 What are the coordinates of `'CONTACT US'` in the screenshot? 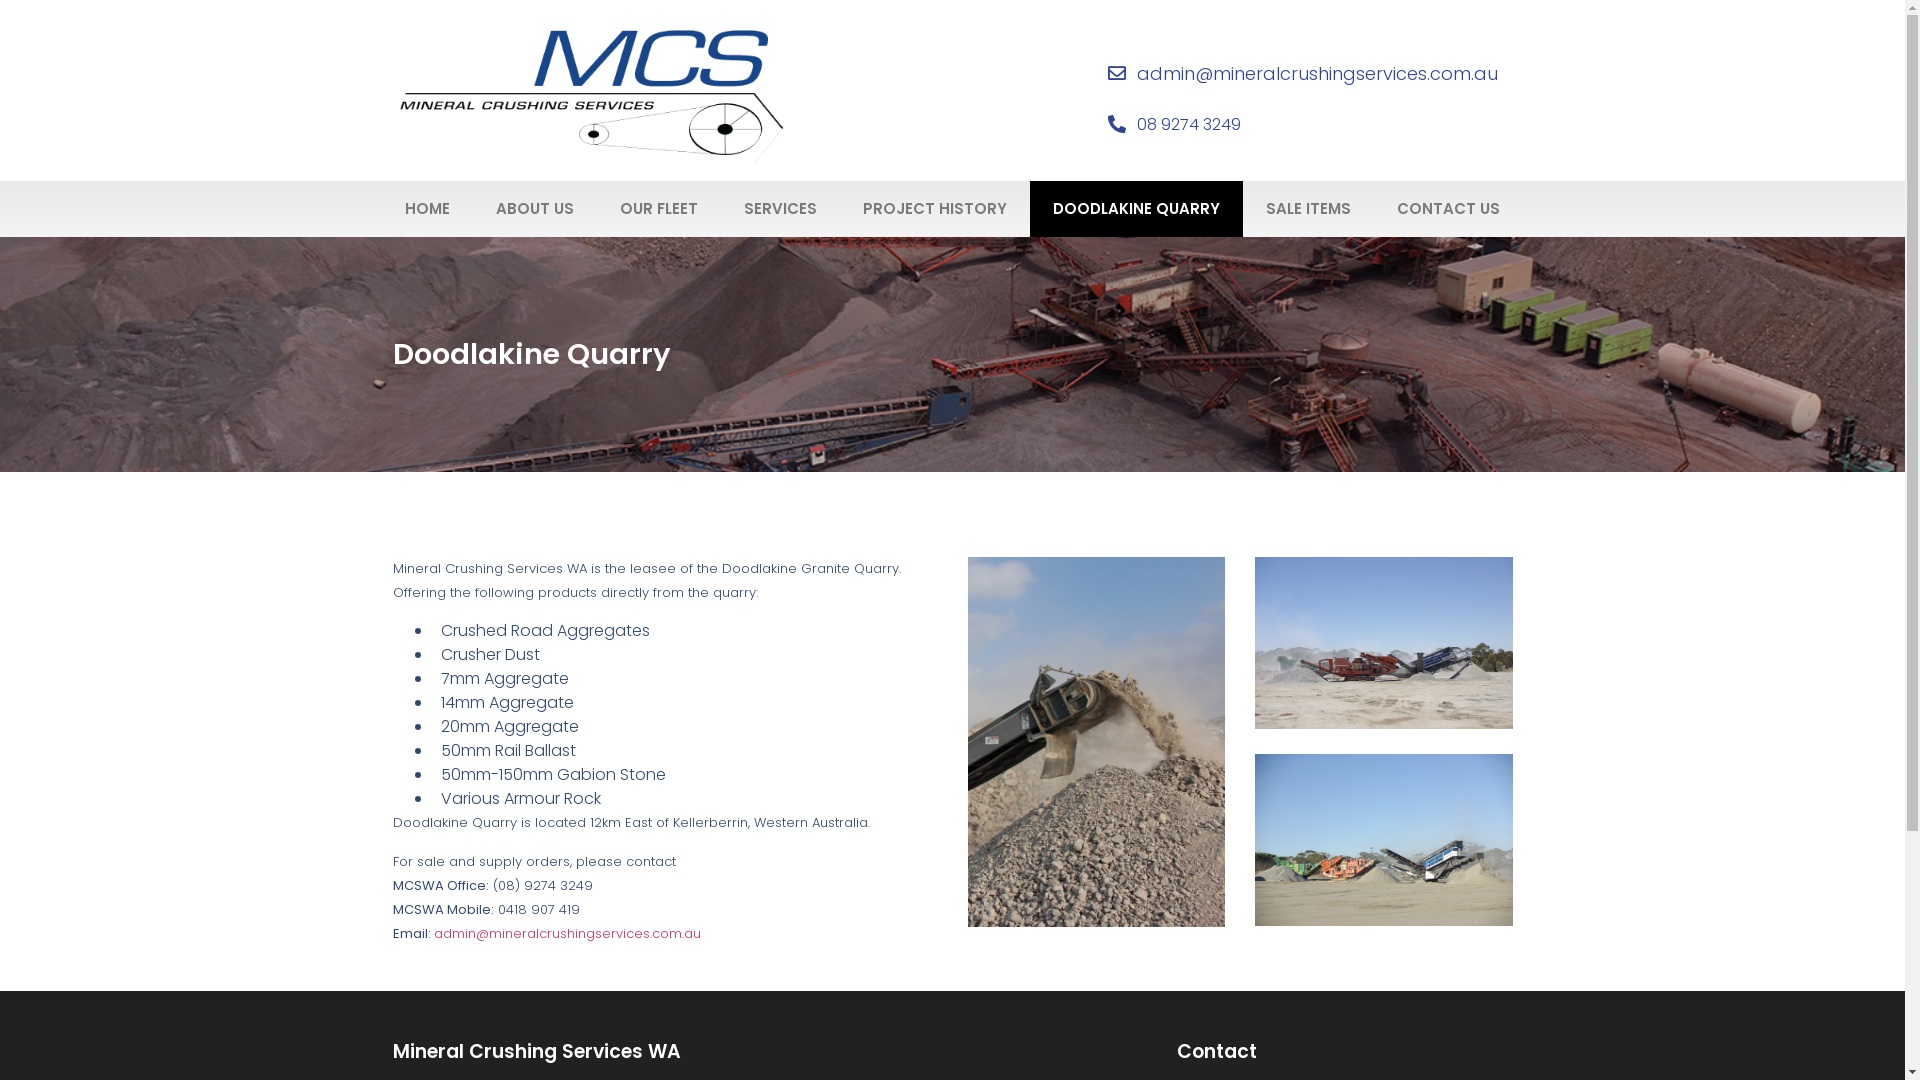 It's located at (1448, 208).